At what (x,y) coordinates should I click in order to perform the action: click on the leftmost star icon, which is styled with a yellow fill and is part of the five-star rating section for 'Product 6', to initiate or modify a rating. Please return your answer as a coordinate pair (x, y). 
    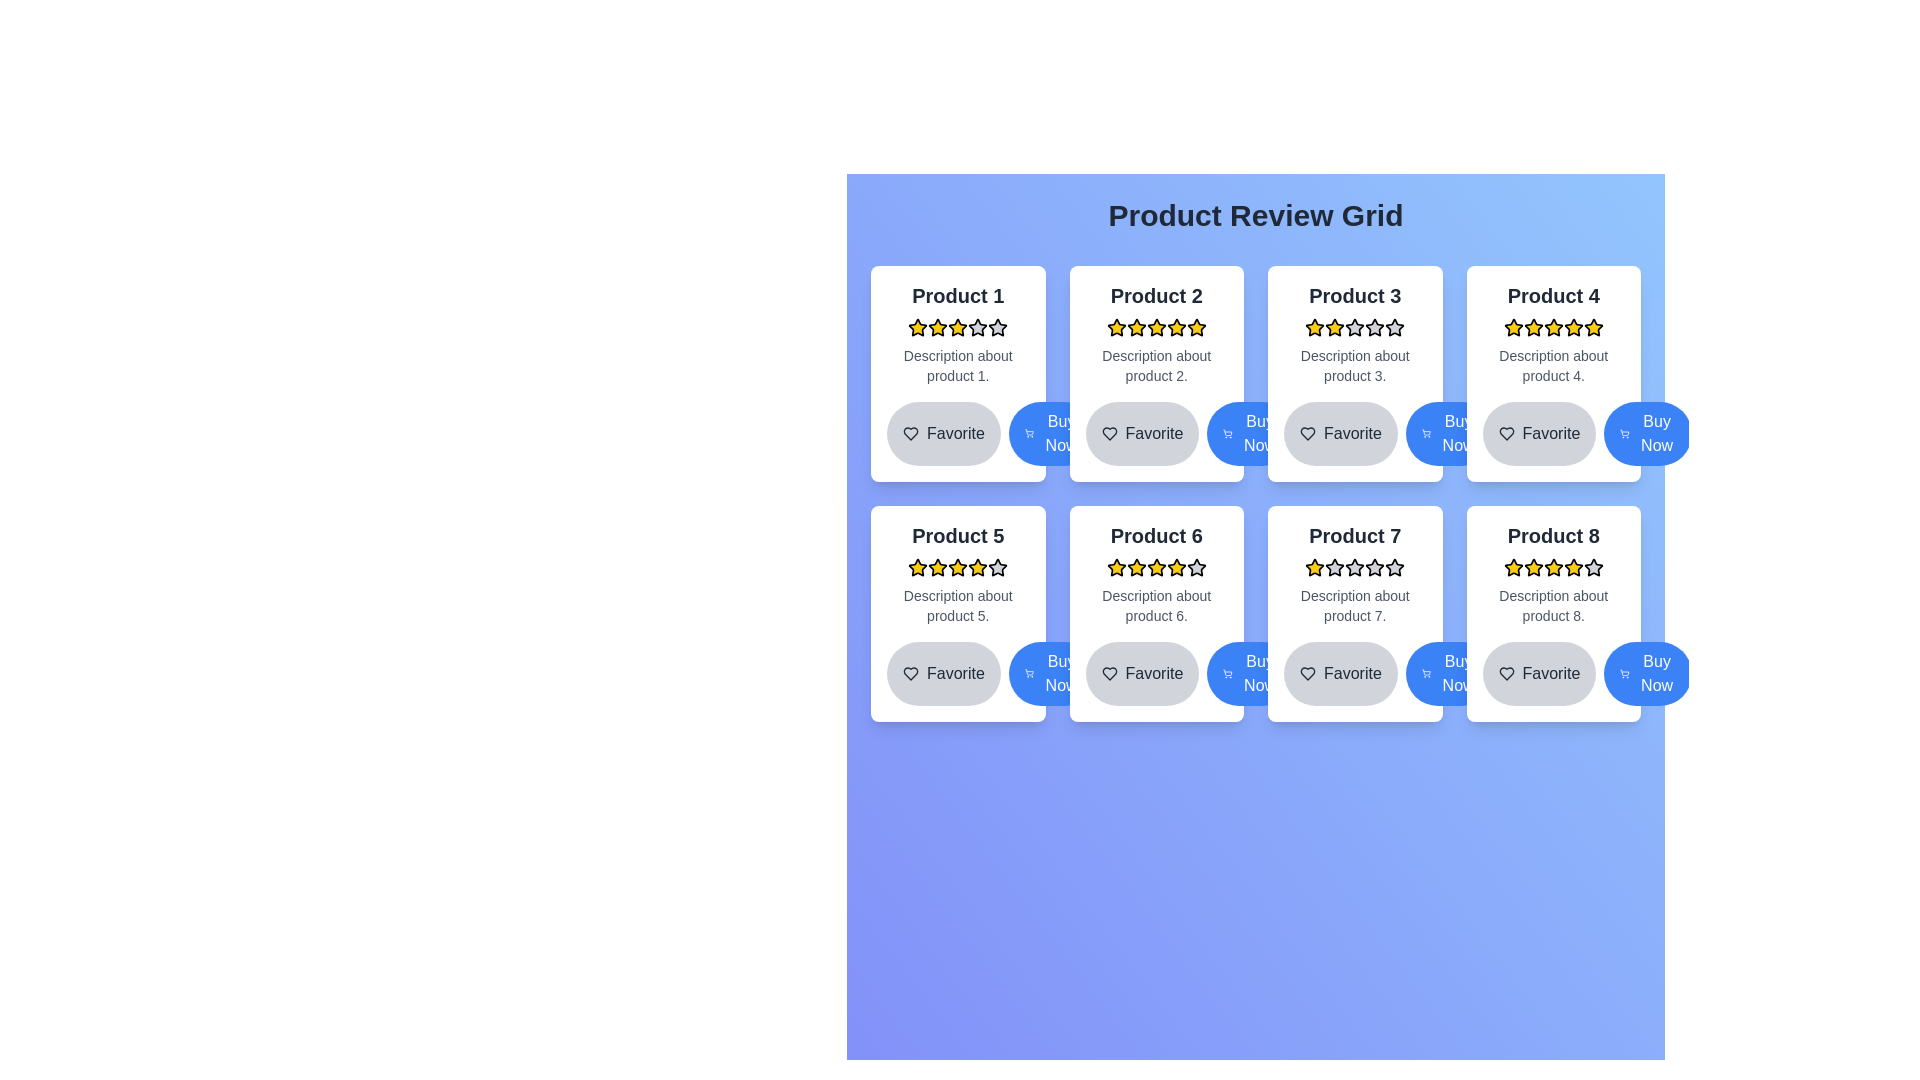
    Looking at the image, I should click on (1115, 567).